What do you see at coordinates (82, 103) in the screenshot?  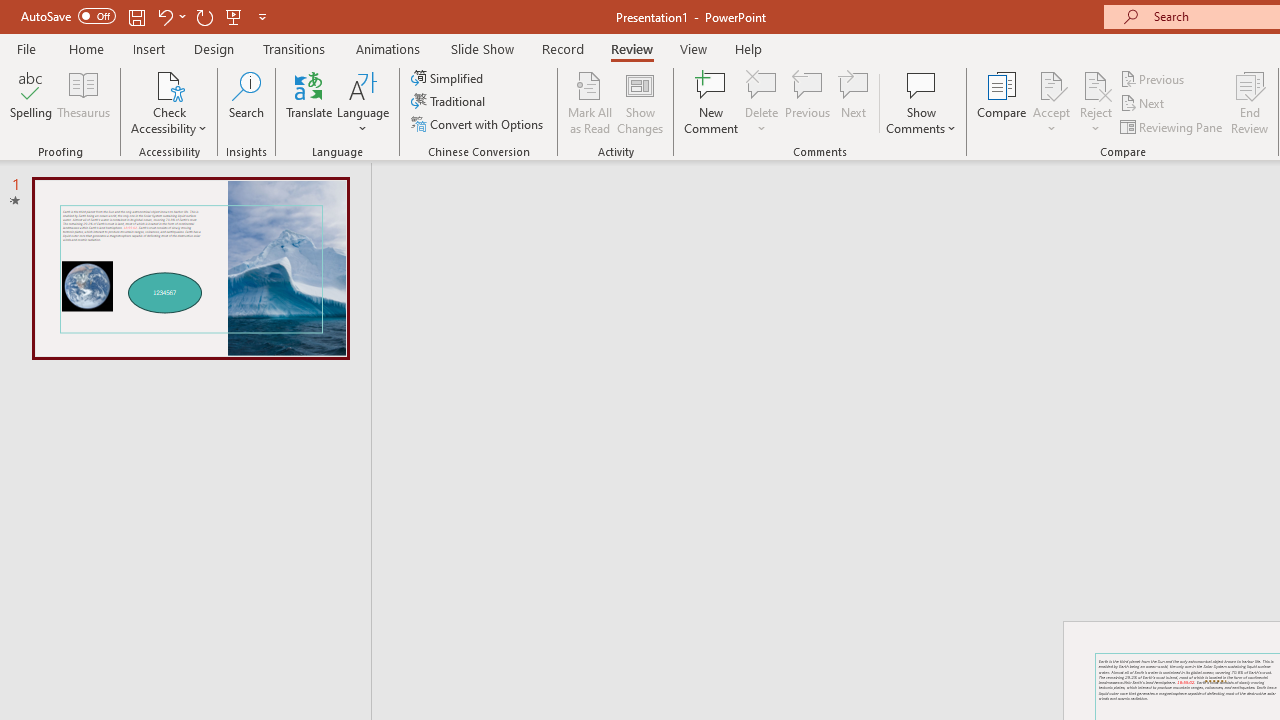 I see `'Thesaurus...'` at bounding box center [82, 103].